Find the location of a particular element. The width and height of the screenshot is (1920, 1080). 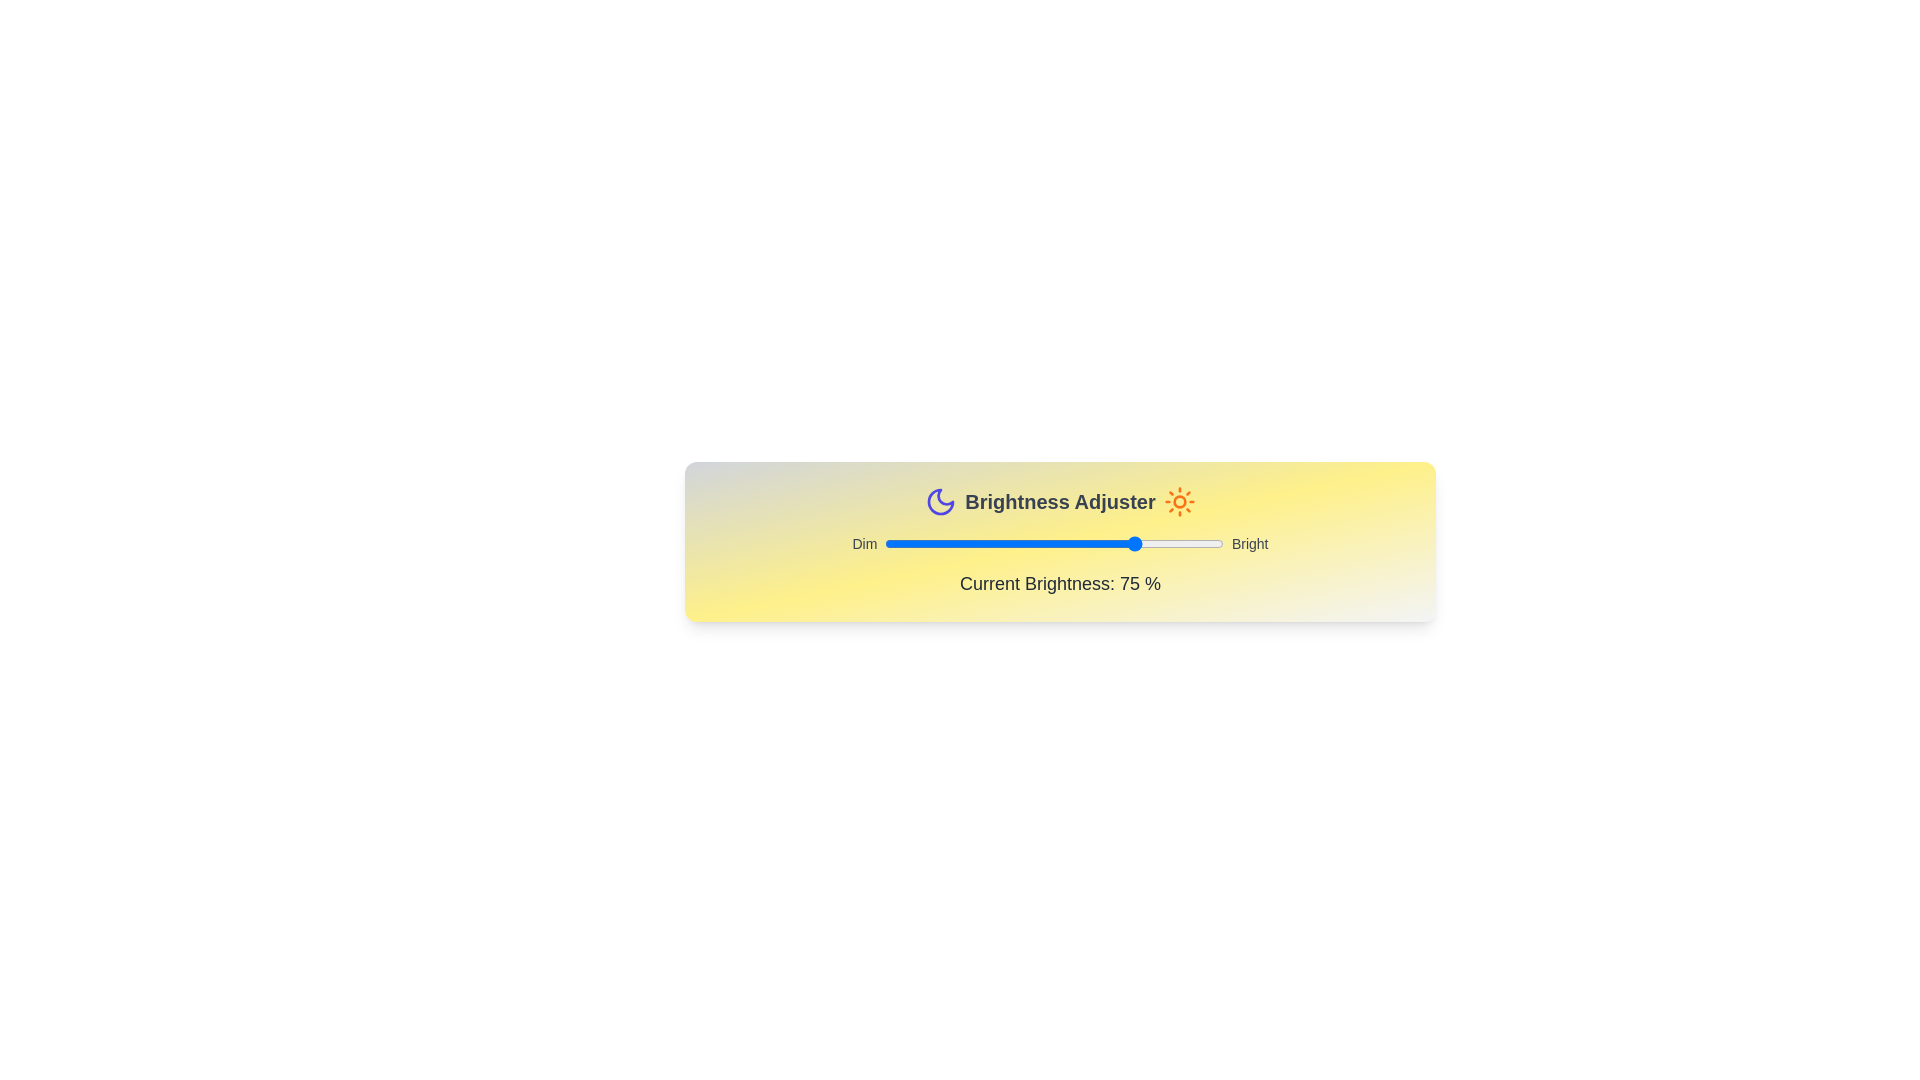

the brightness slider to 93% to examine its visual representation is located at coordinates (1200, 543).